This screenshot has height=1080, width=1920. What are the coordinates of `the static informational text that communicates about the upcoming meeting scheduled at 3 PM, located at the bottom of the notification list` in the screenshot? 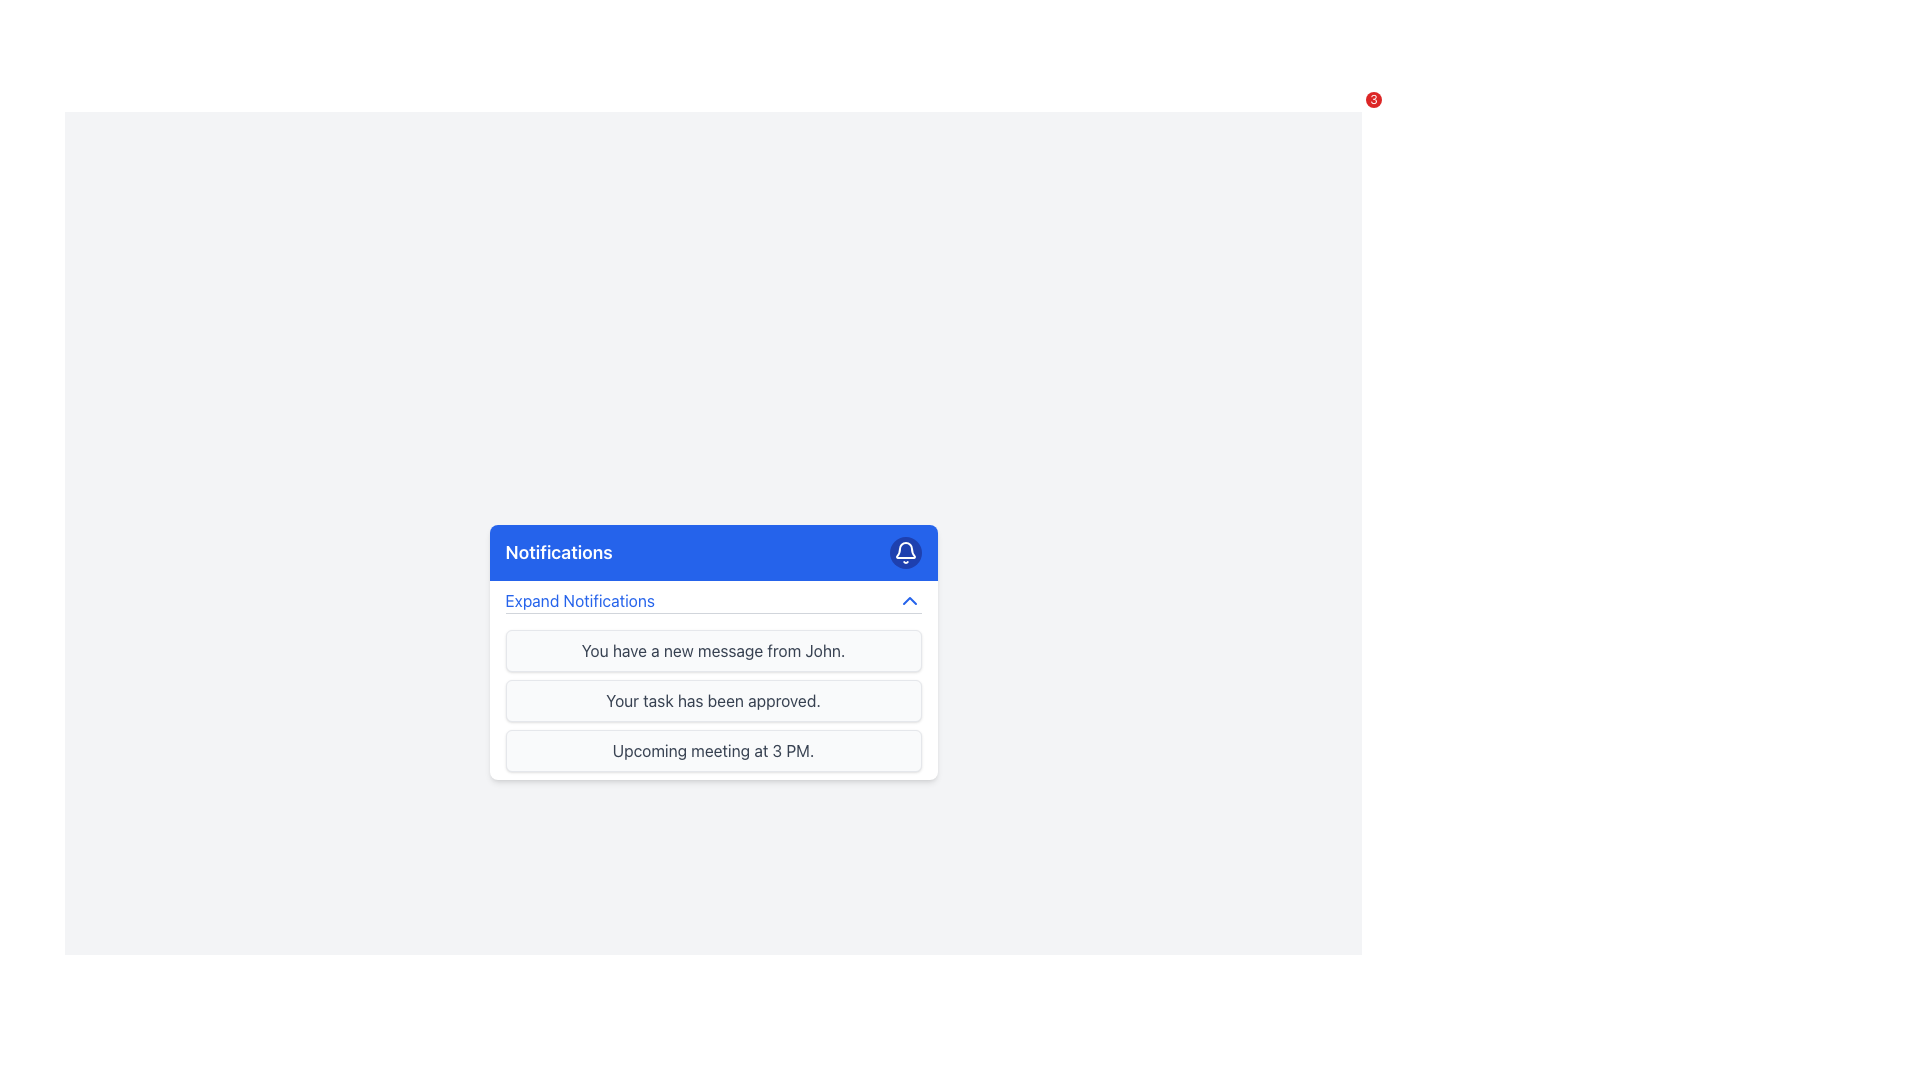 It's located at (713, 750).